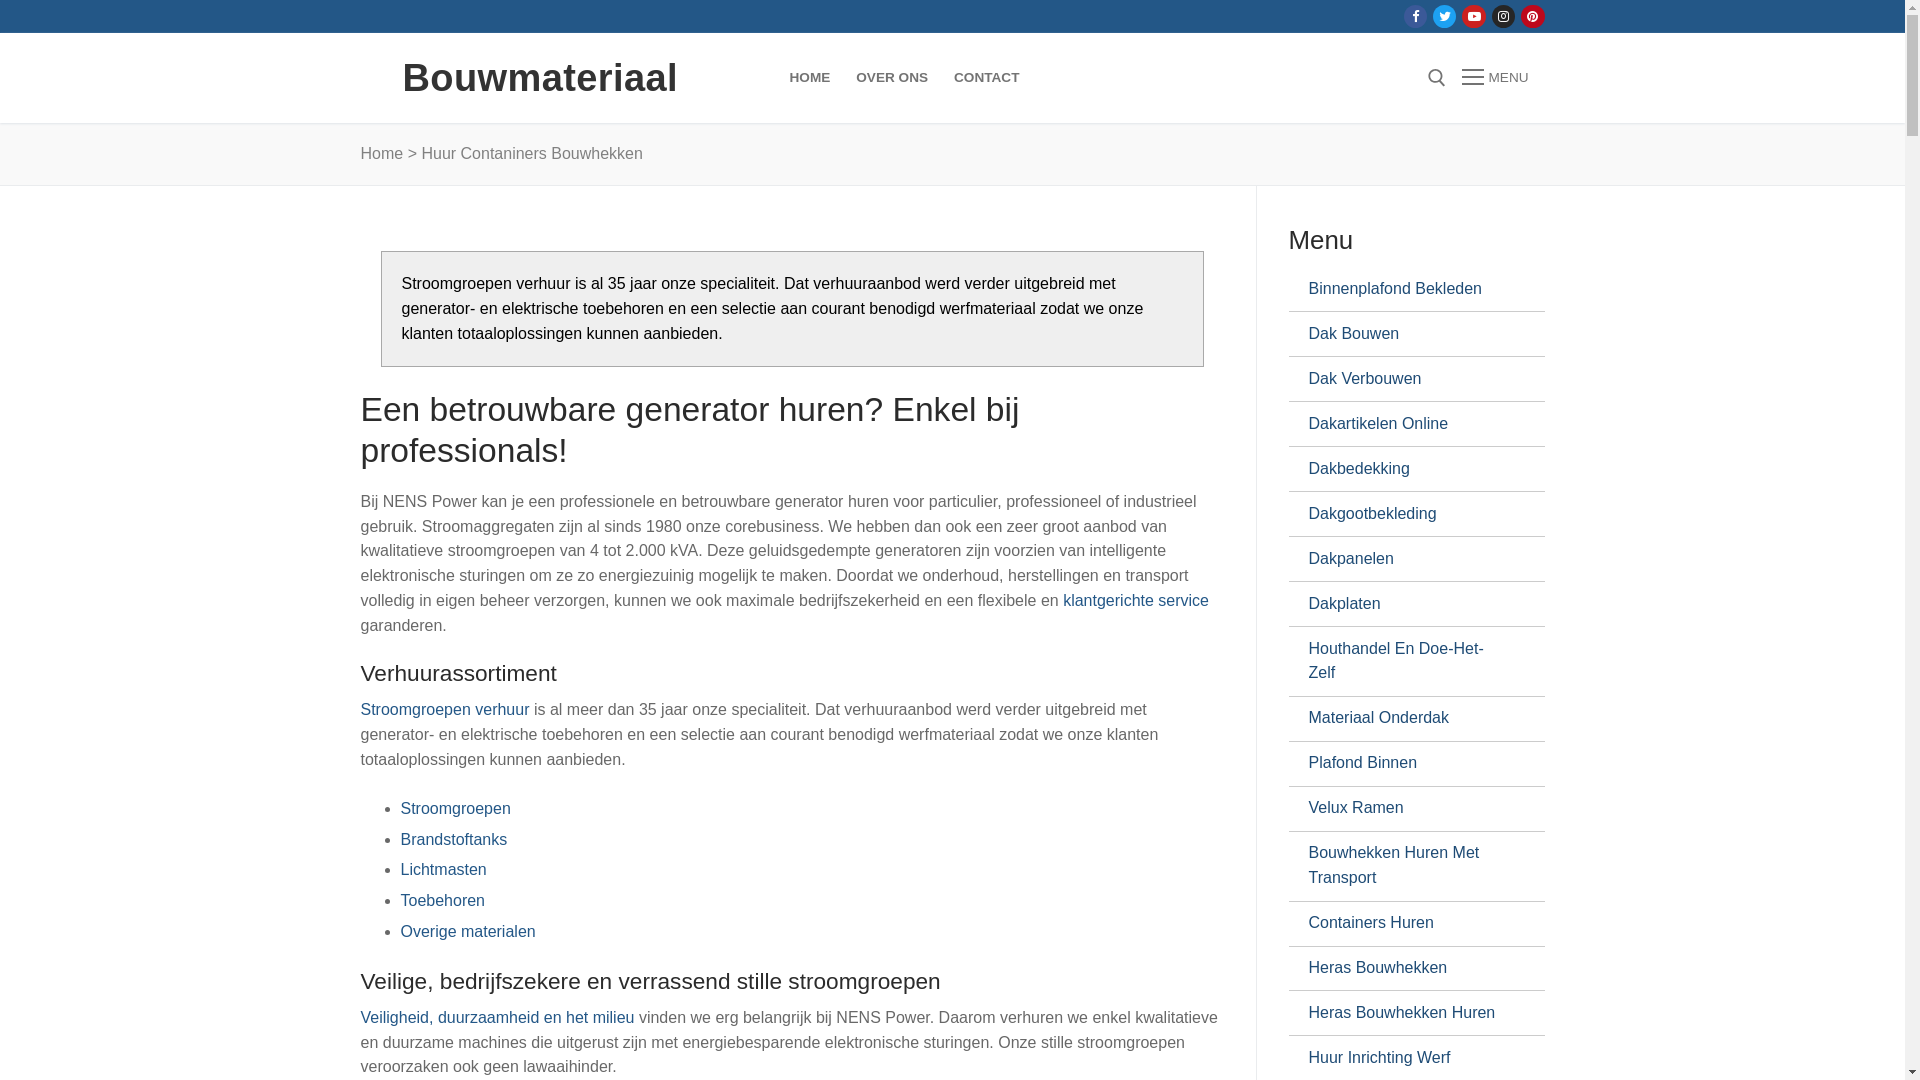 The image size is (1920, 1080). I want to click on 'Stroomgroepen verhuur', so click(445, 708).